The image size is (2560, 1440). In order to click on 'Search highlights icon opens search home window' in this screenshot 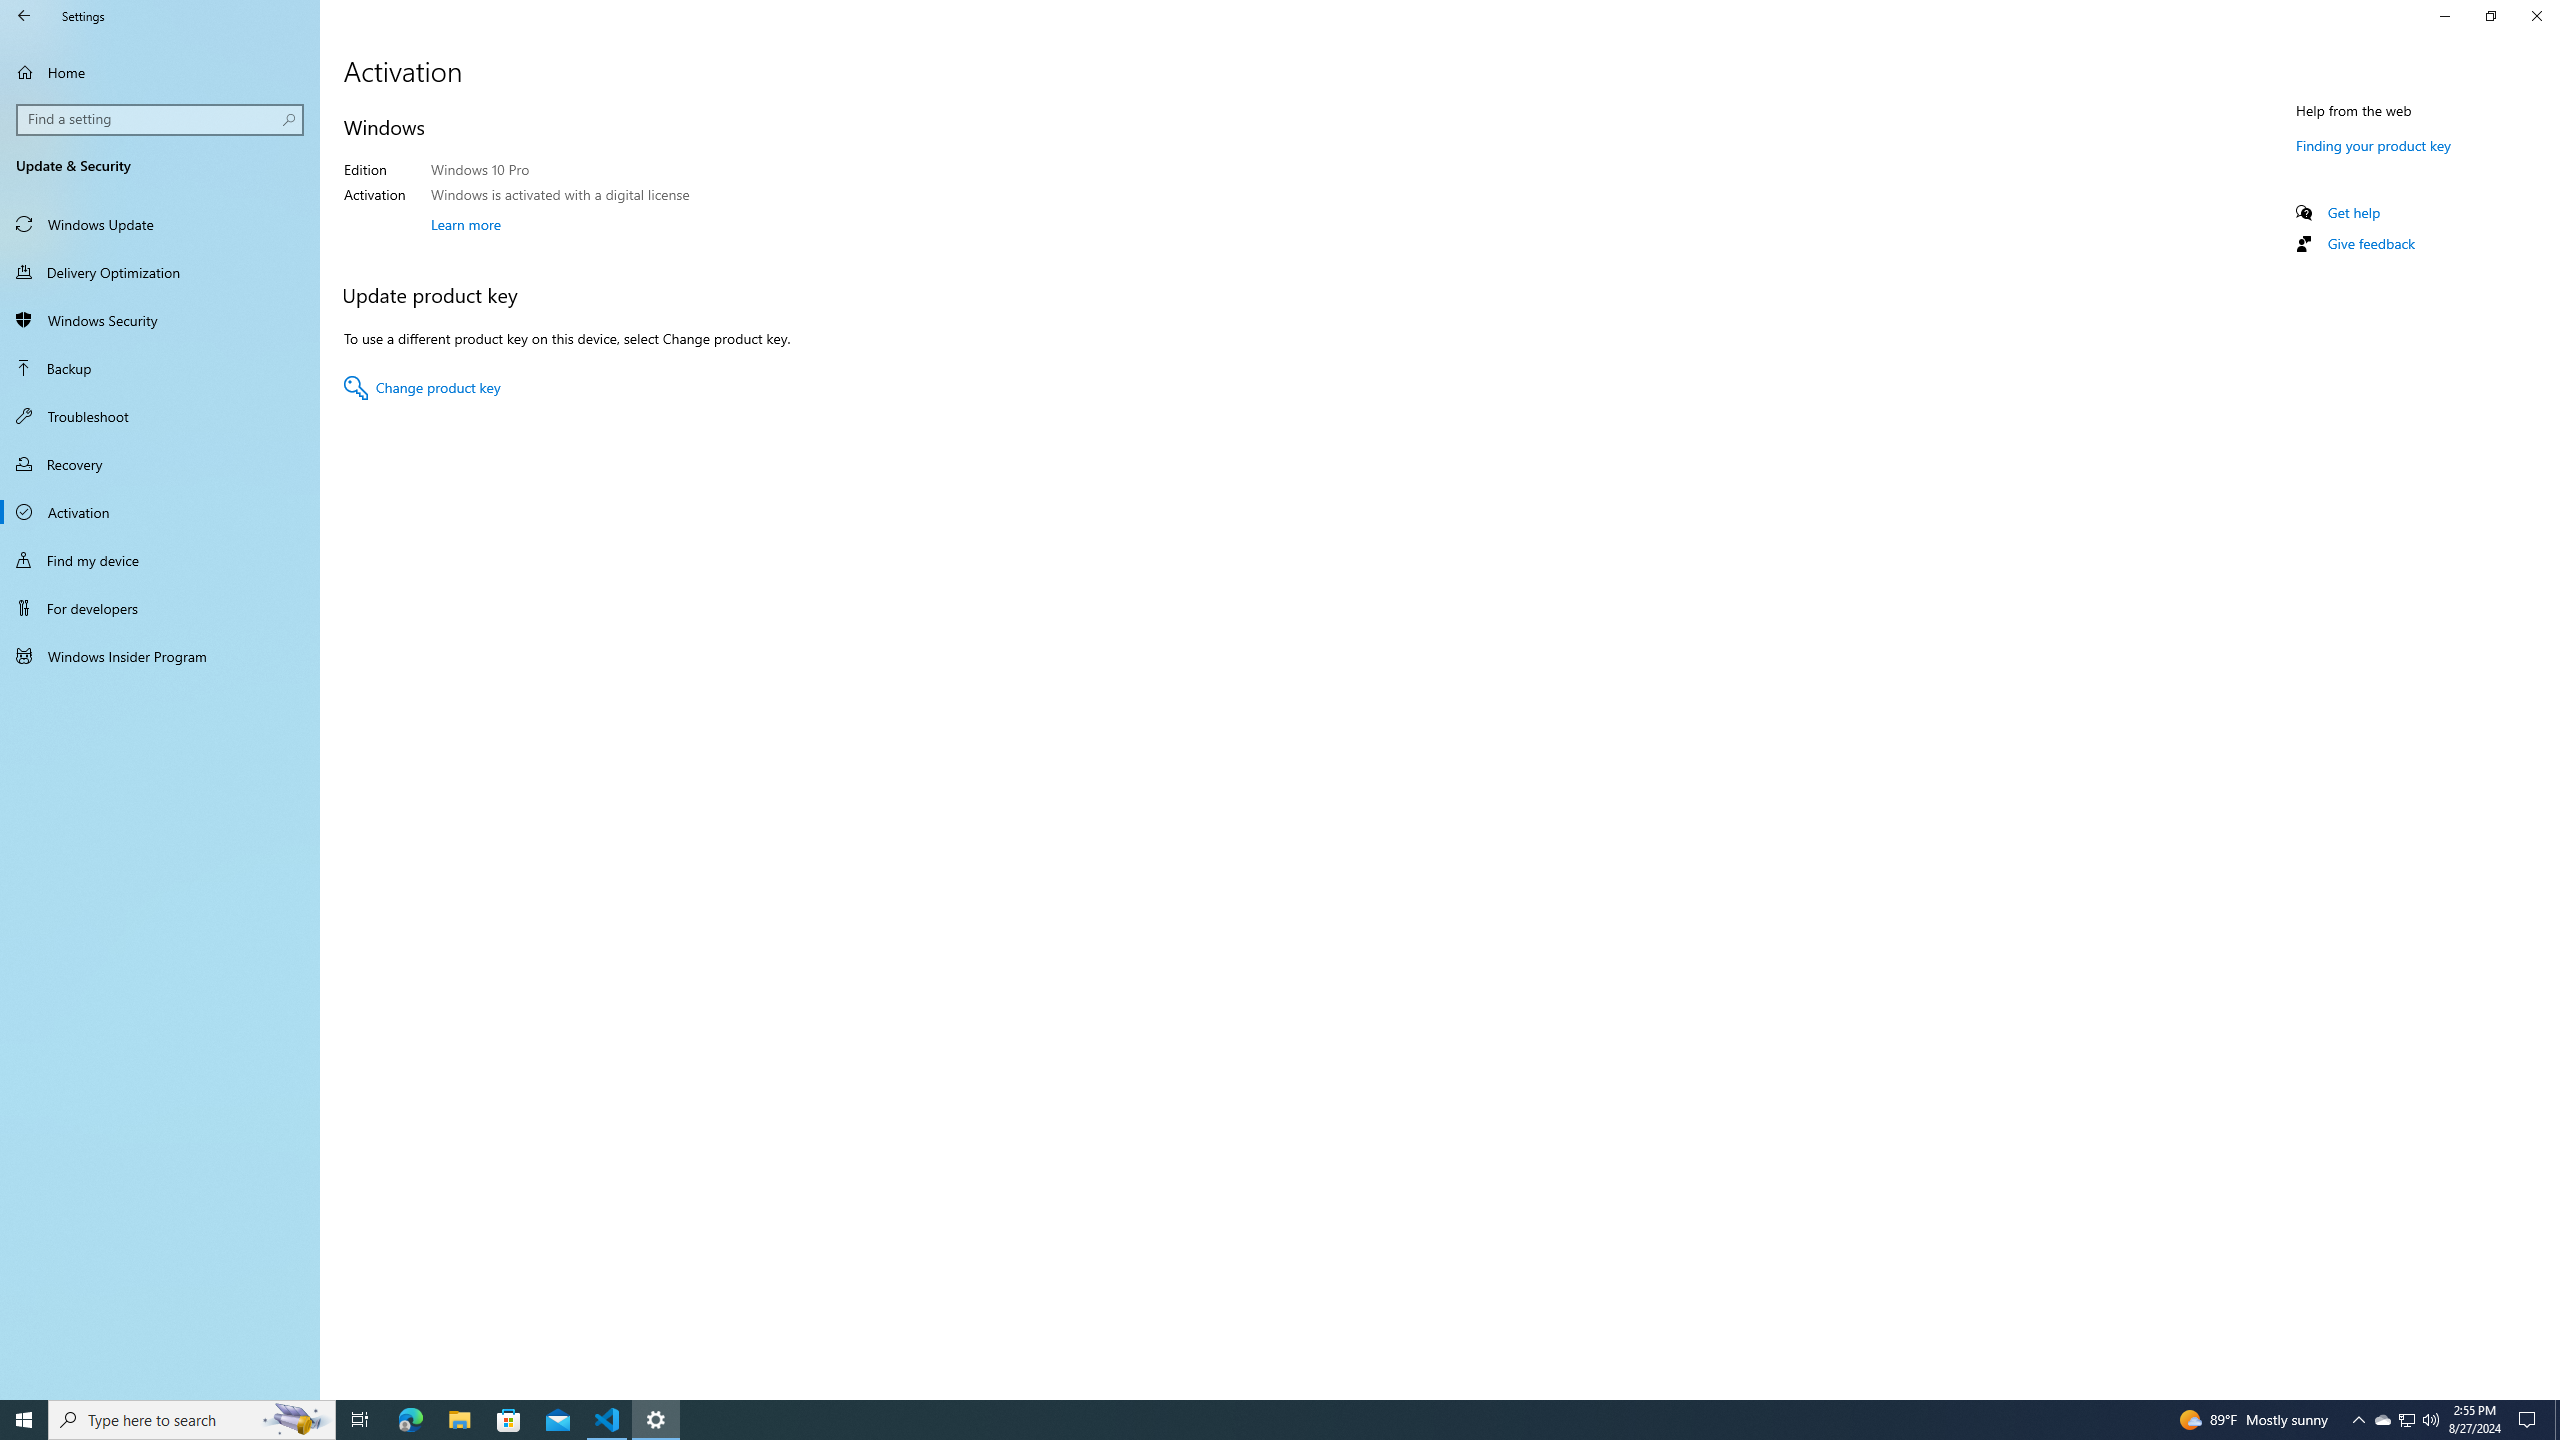, I will do `click(294, 1418)`.